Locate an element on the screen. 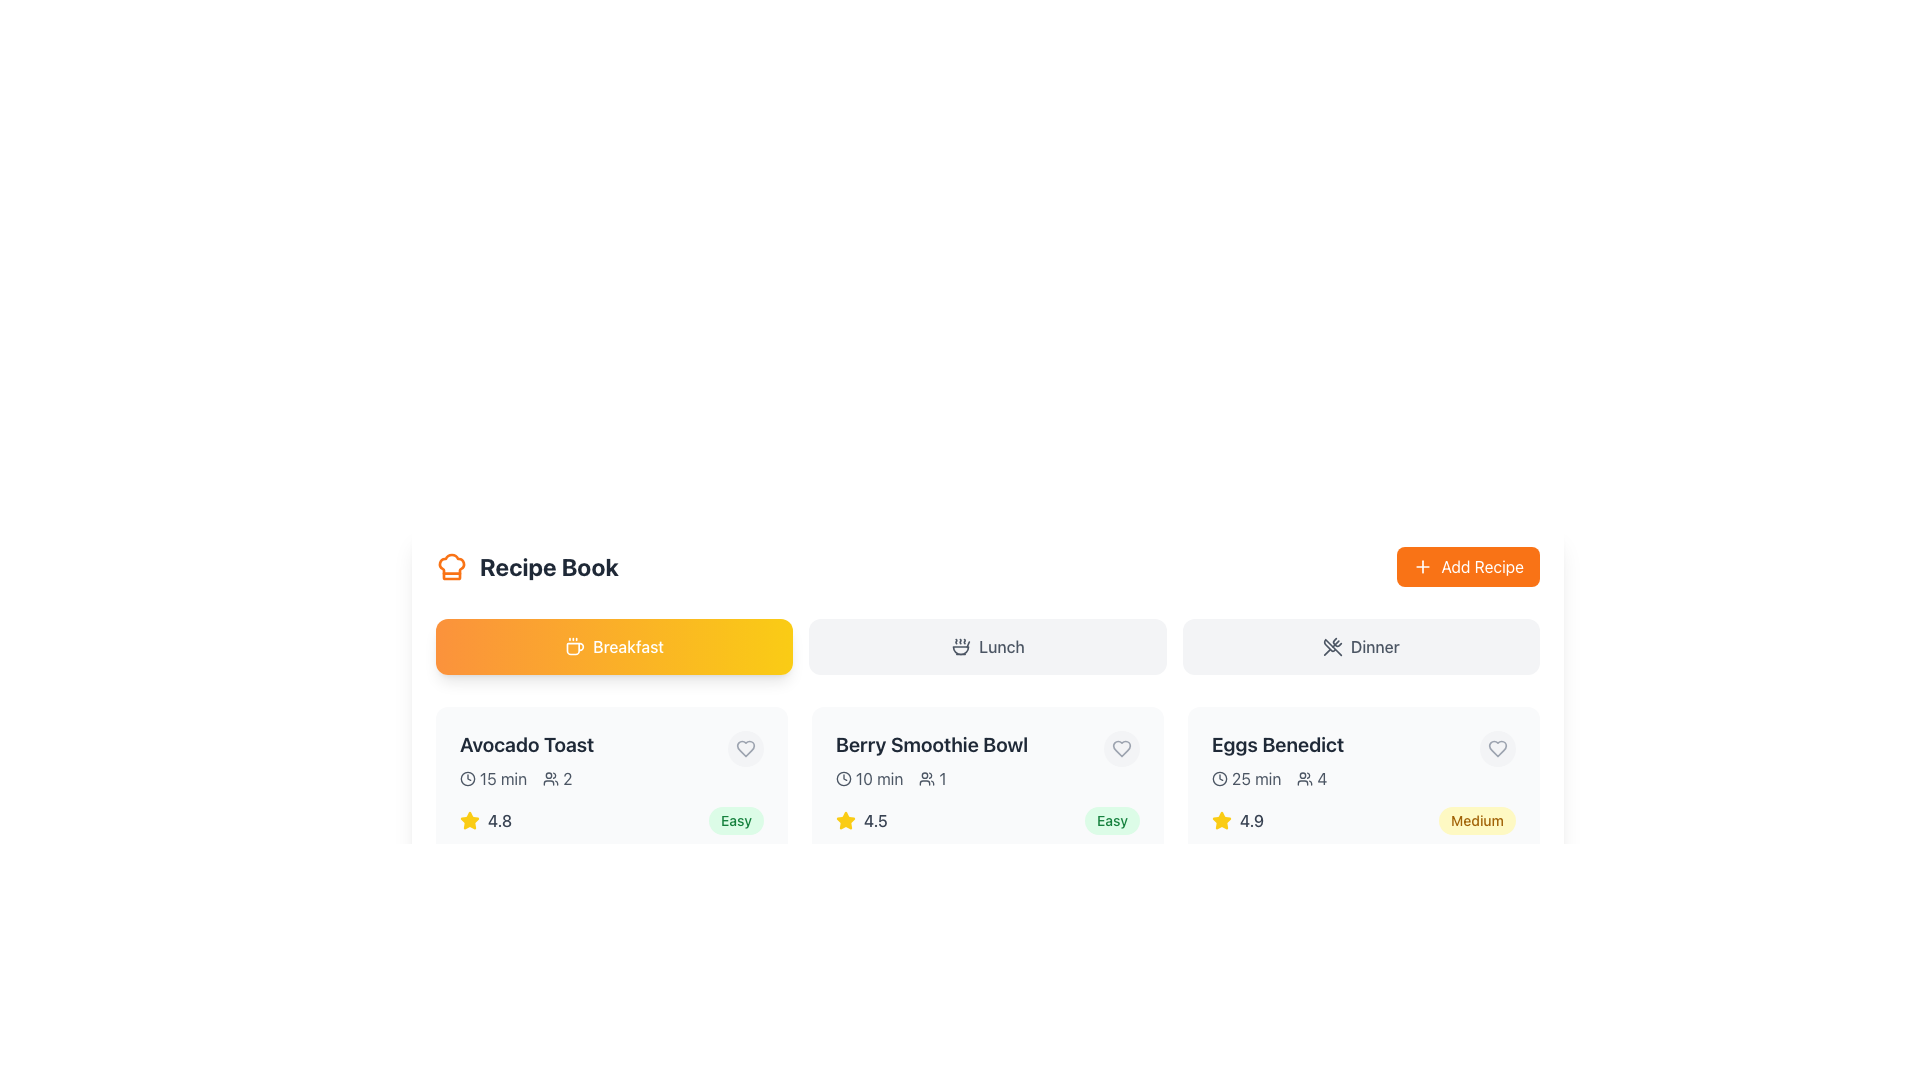 The height and width of the screenshot is (1080, 1920). the number '4' displayed in gray, located next to the user icon within the 'Eggs Benedict' recipe card's metadata section is located at coordinates (1322, 778).